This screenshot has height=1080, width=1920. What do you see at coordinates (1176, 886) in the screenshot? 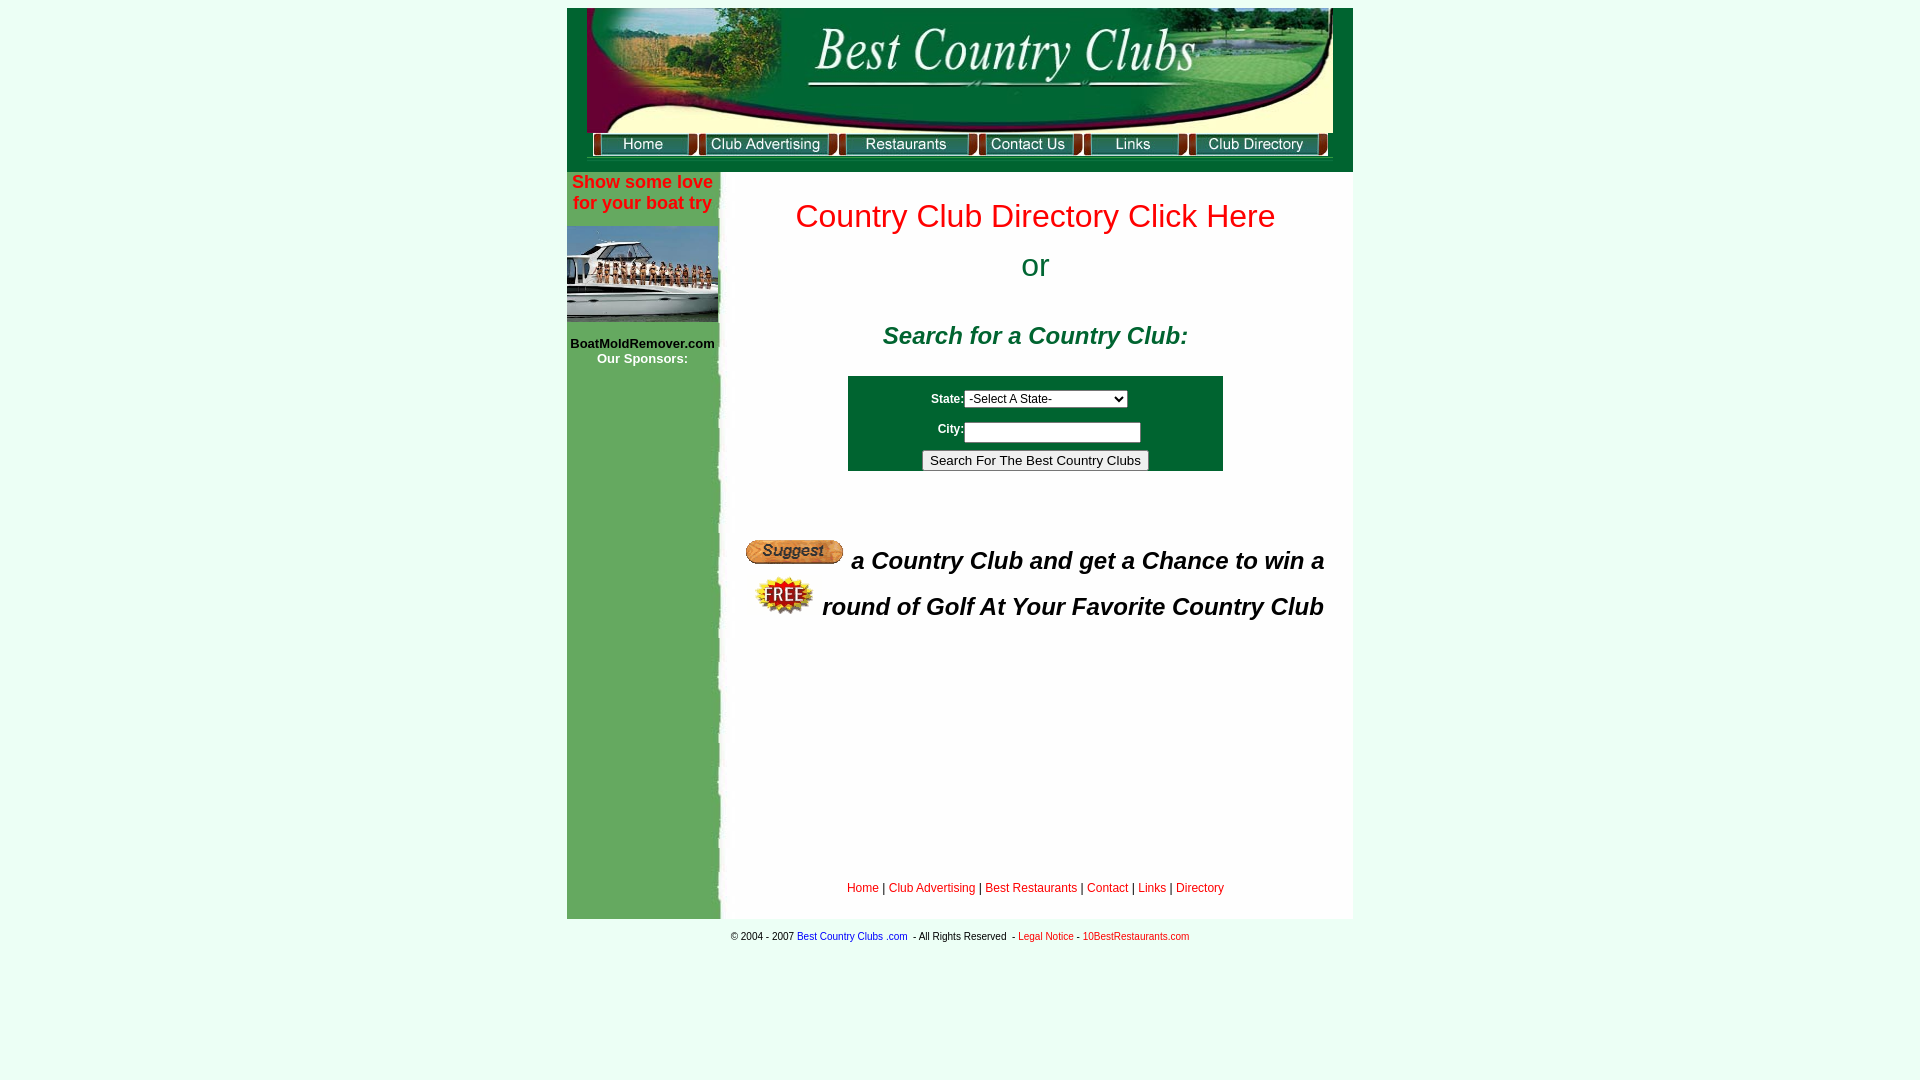
I see `'Directory'` at bounding box center [1176, 886].